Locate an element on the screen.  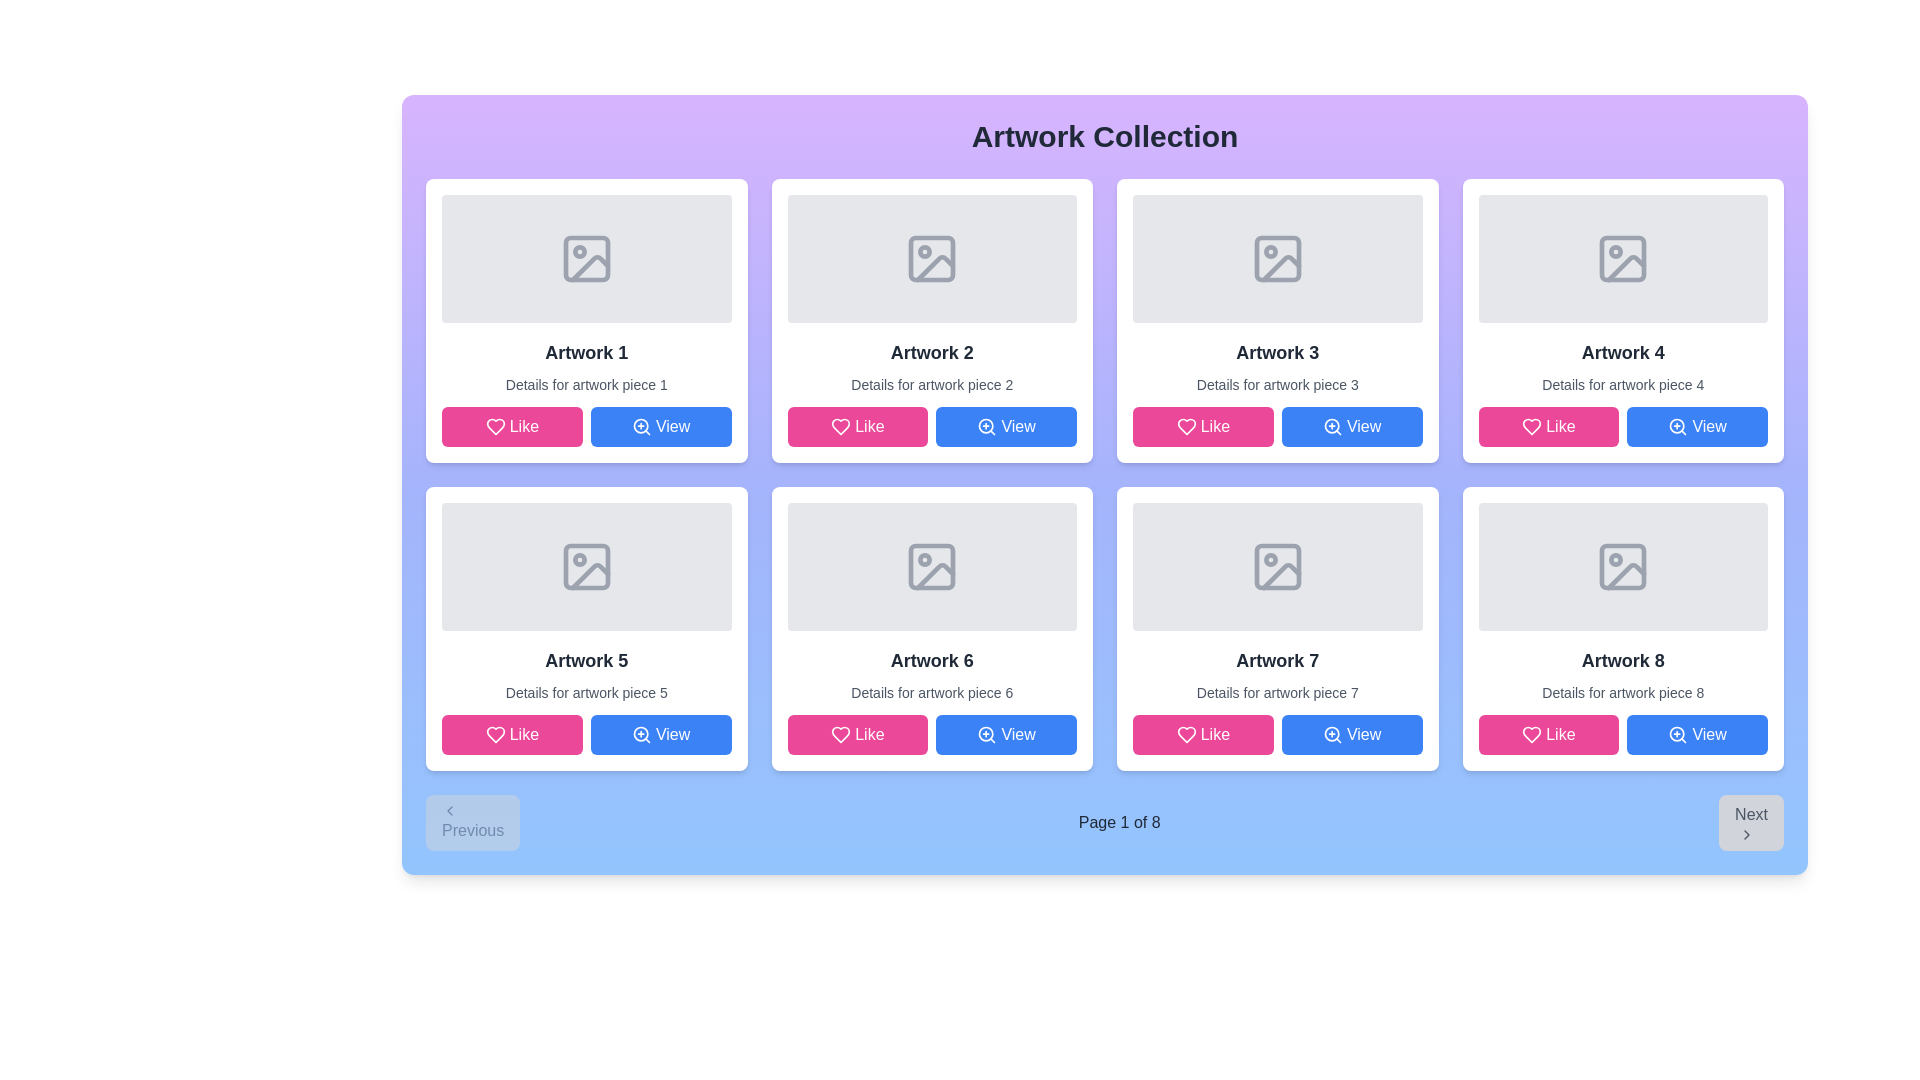
the 'Like' button in the Grouped button component located beneath the title of 'Artwork 8' to like the artwork is located at coordinates (1622, 735).